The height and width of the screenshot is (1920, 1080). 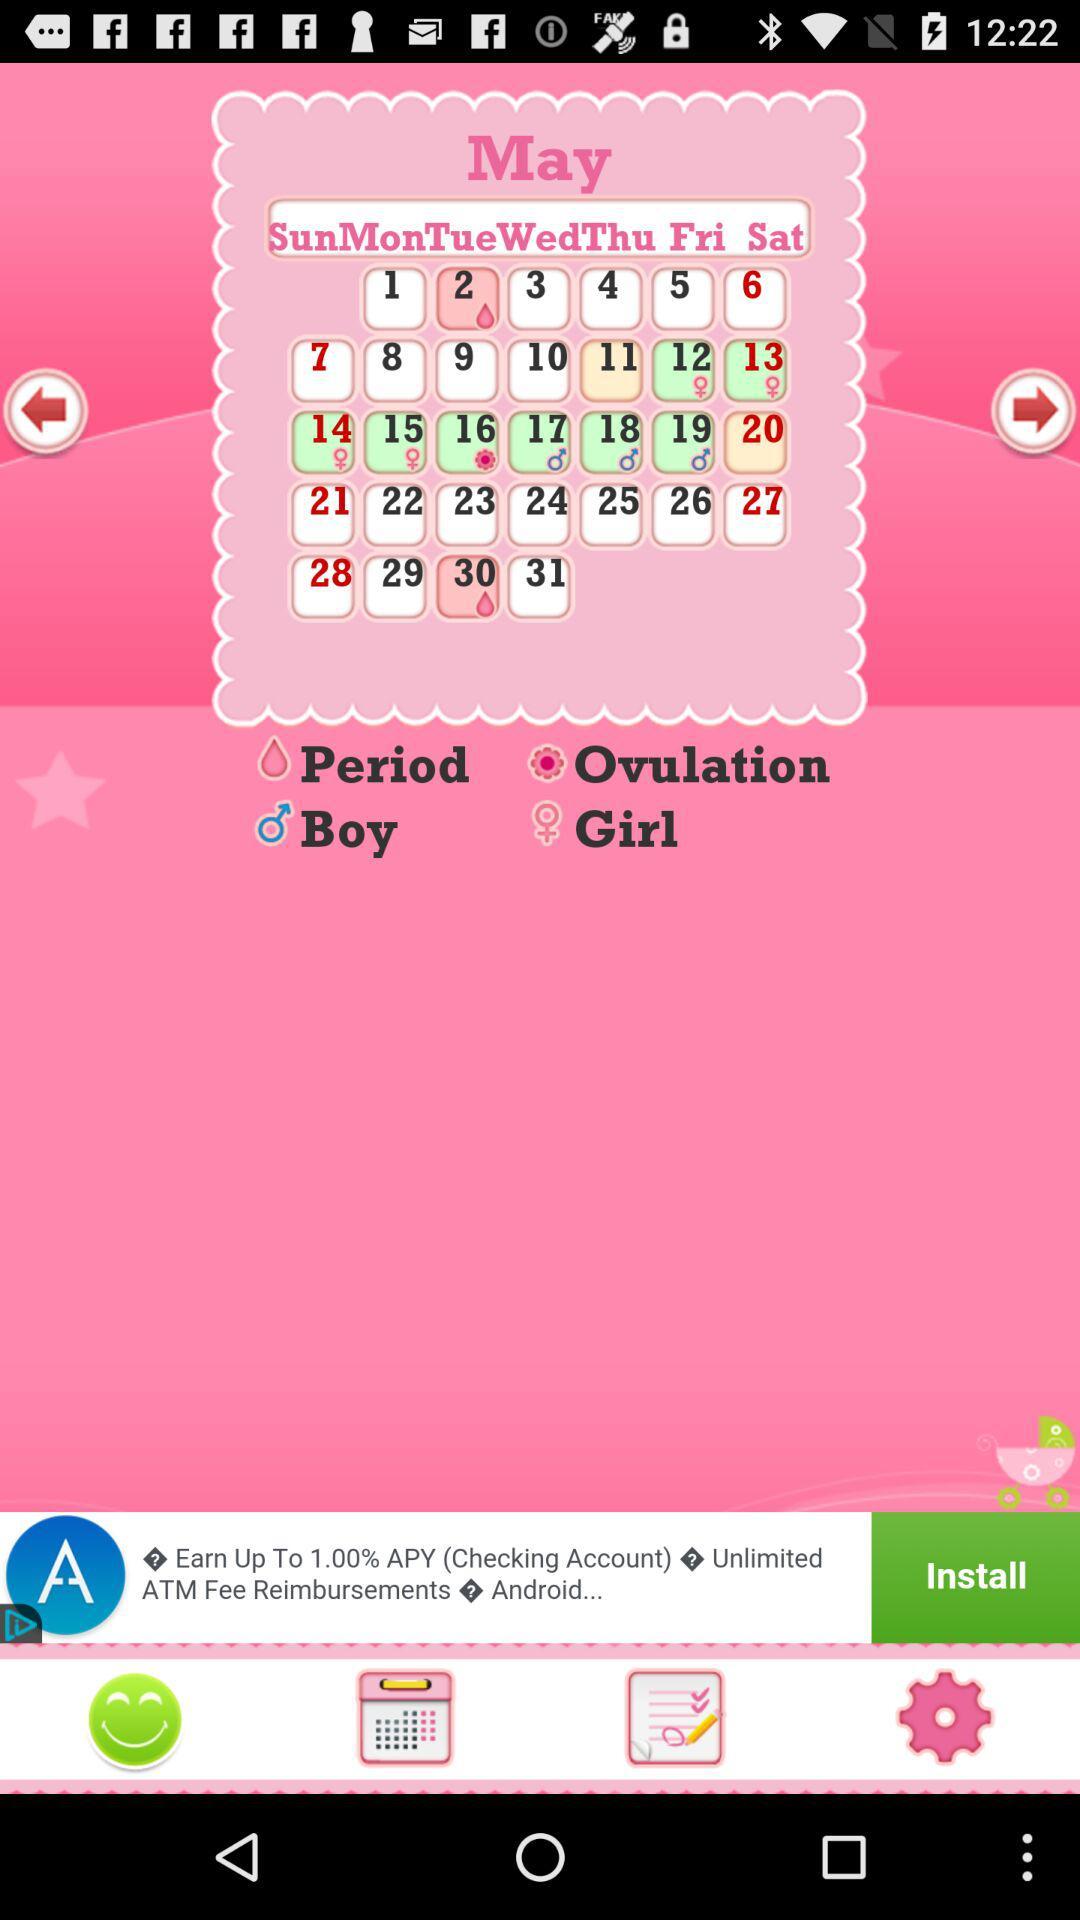 What do you see at coordinates (1033, 410) in the screenshot?
I see `show next month` at bounding box center [1033, 410].